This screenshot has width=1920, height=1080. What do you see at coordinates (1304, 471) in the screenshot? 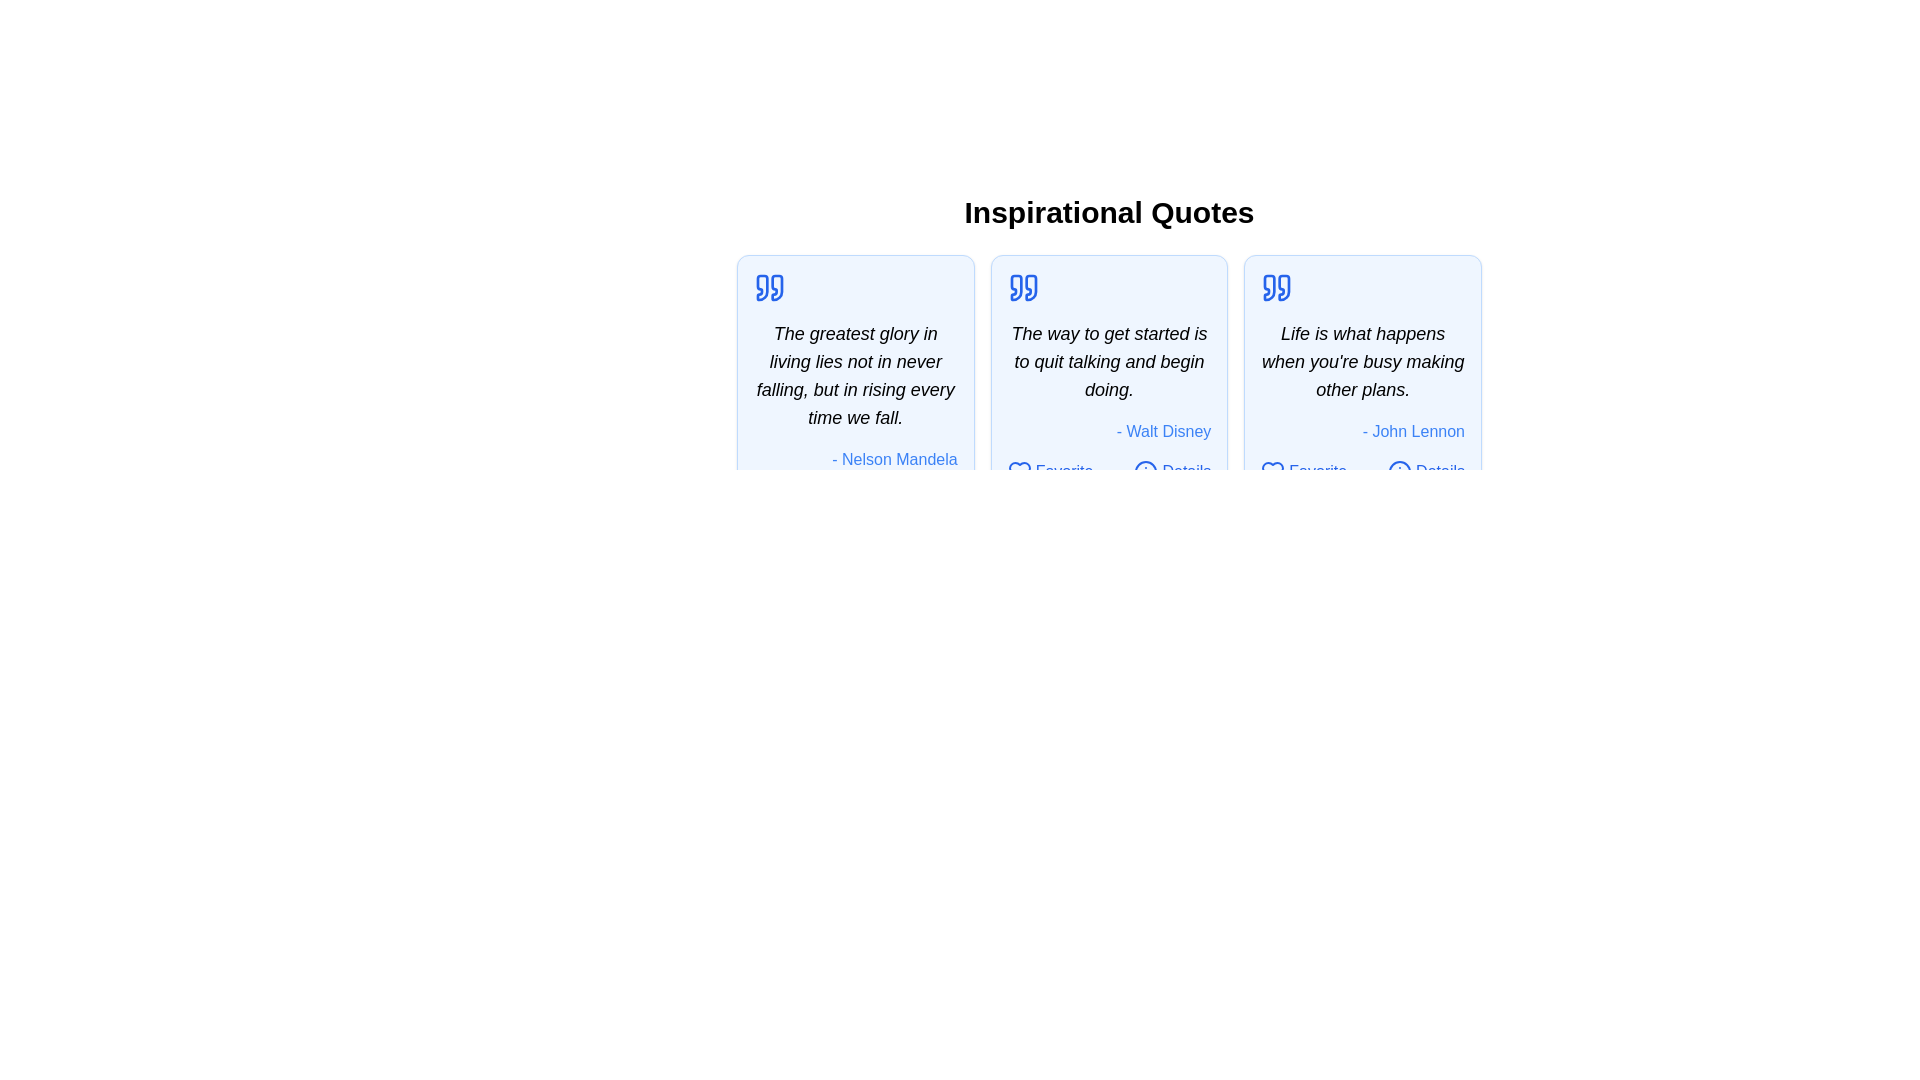
I see `the blue heart icon and 'Favorite' text link in the action bar of the rightmost quote card to mark the quote as favorite` at bounding box center [1304, 471].